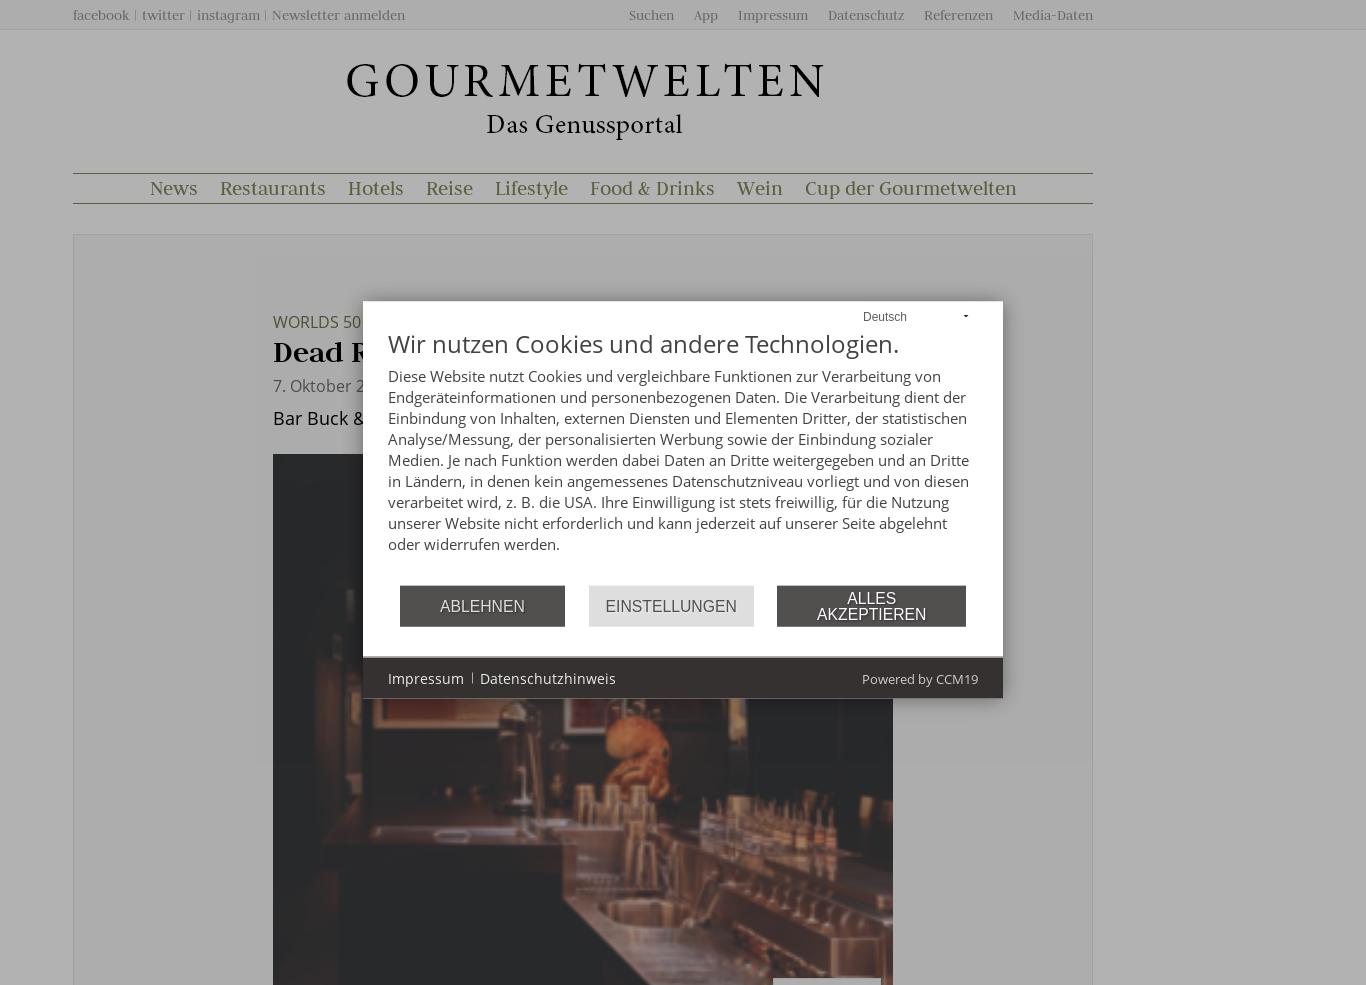 The height and width of the screenshot is (985, 1366). Describe the element at coordinates (480, 352) in the screenshot. I see `'Dead Rabbit in New York No 1'` at that location.